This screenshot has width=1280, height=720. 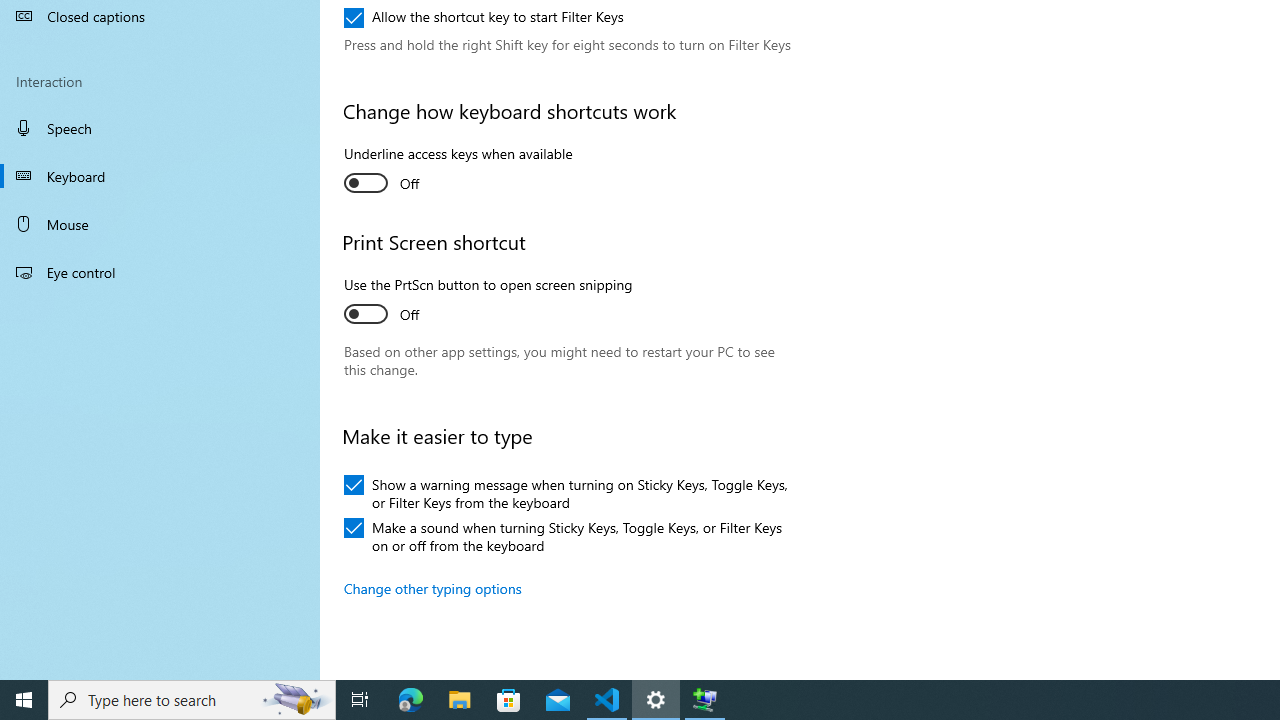 What do you see at coordinates (432, 587) in the screenshot?
I see `'Change other typing options'` at bounding box center [432, 587].